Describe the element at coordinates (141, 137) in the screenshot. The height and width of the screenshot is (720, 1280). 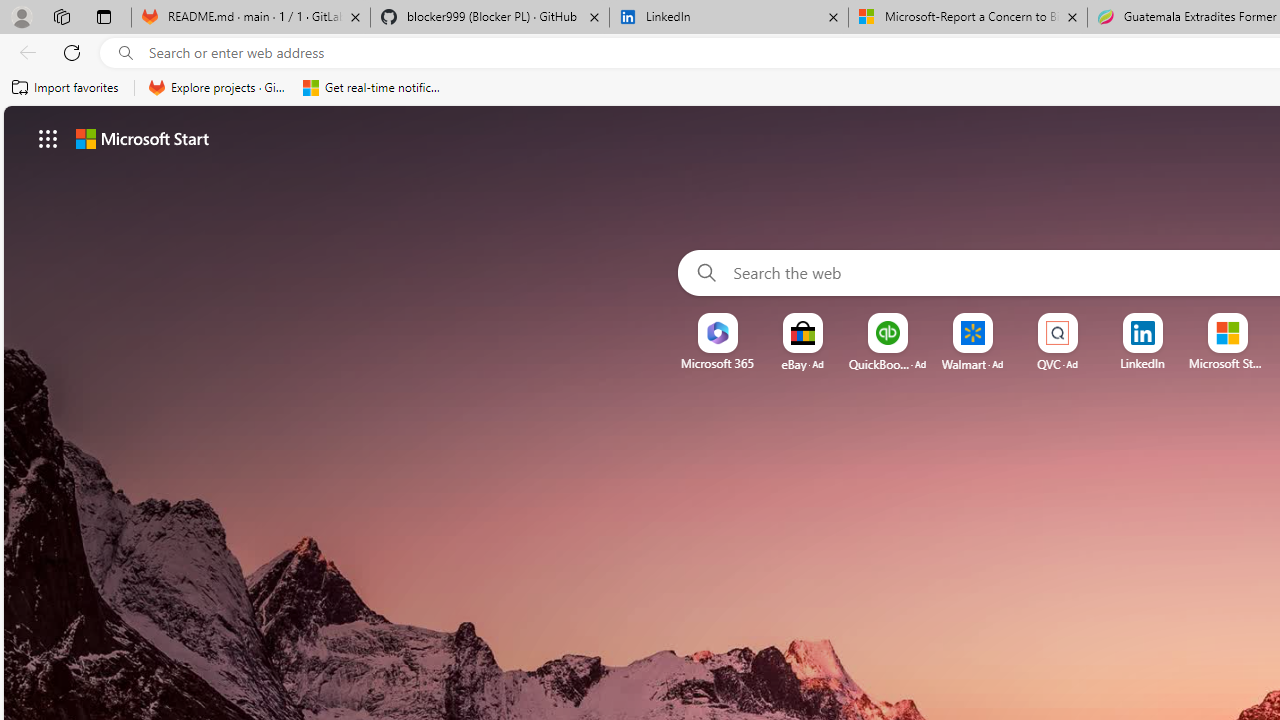
I see `'Microsoft start'` at that location.